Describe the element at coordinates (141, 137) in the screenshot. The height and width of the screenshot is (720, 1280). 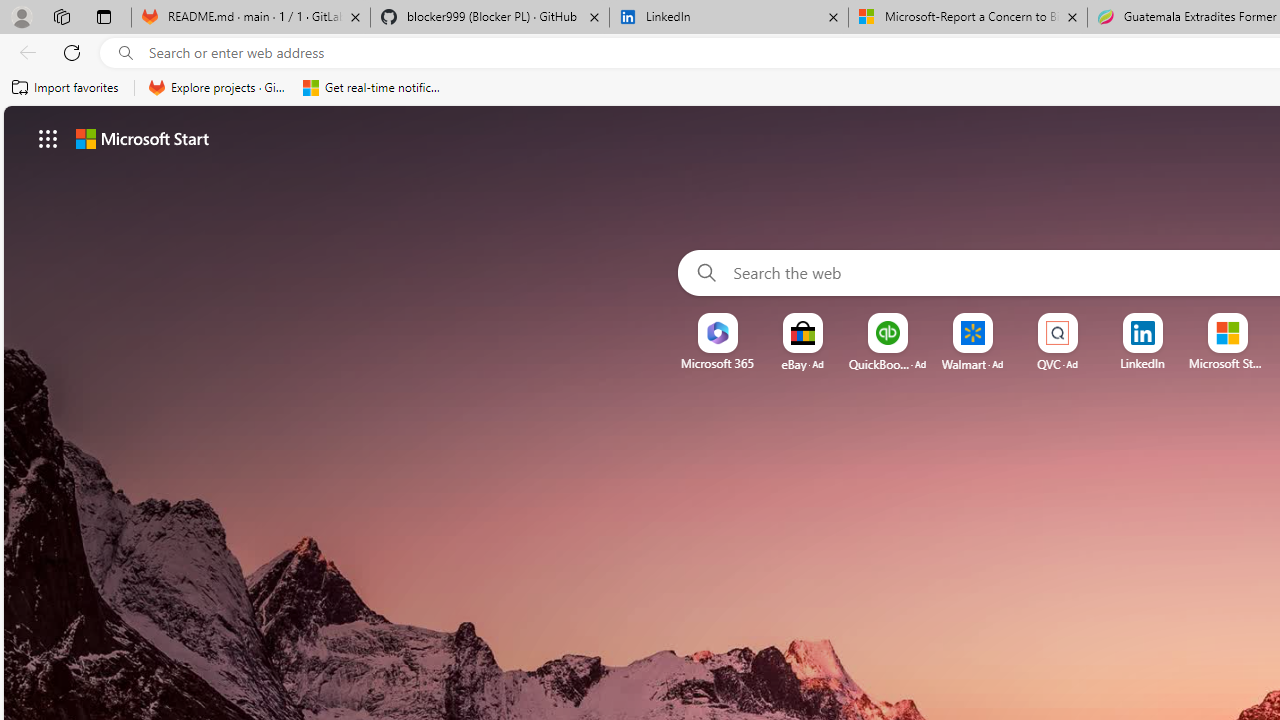
I see `'Microsoft start'` at that location.